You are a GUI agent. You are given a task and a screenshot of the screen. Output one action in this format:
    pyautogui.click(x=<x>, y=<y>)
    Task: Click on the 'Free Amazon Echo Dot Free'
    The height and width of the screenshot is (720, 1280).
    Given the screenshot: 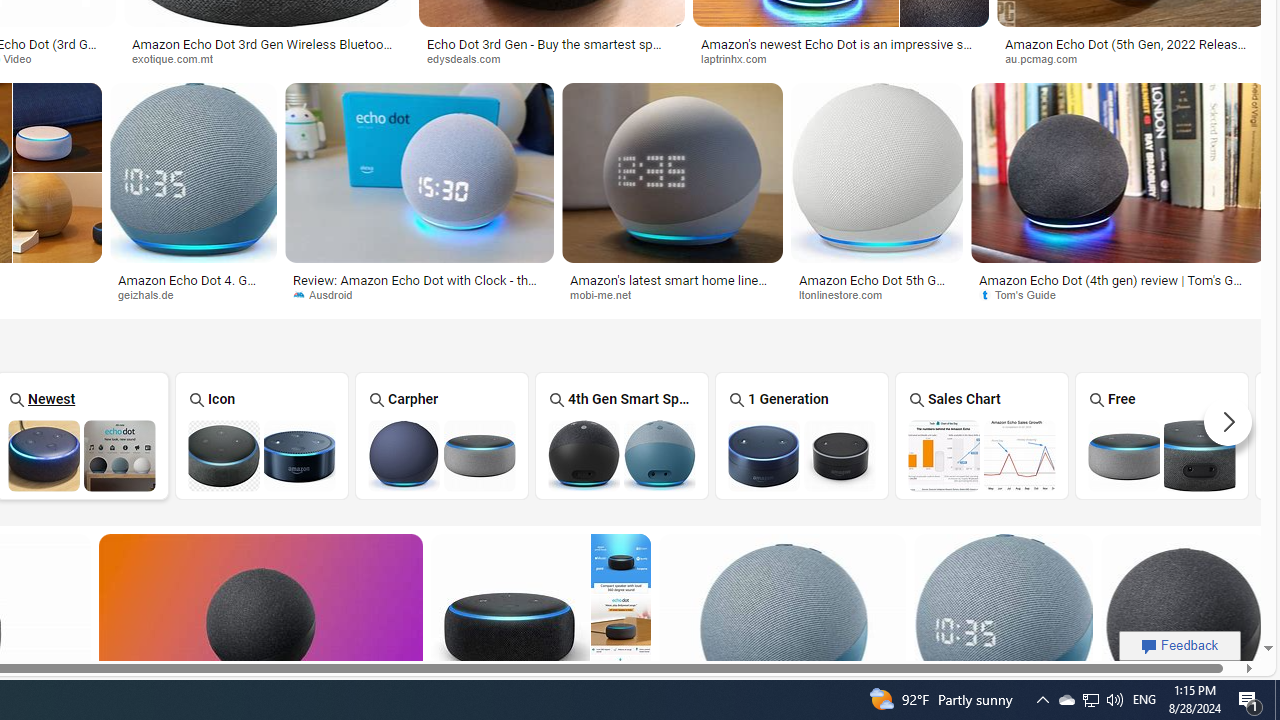 What is the action you would take?
    pyautogui.click(x=1162, y=434)
    